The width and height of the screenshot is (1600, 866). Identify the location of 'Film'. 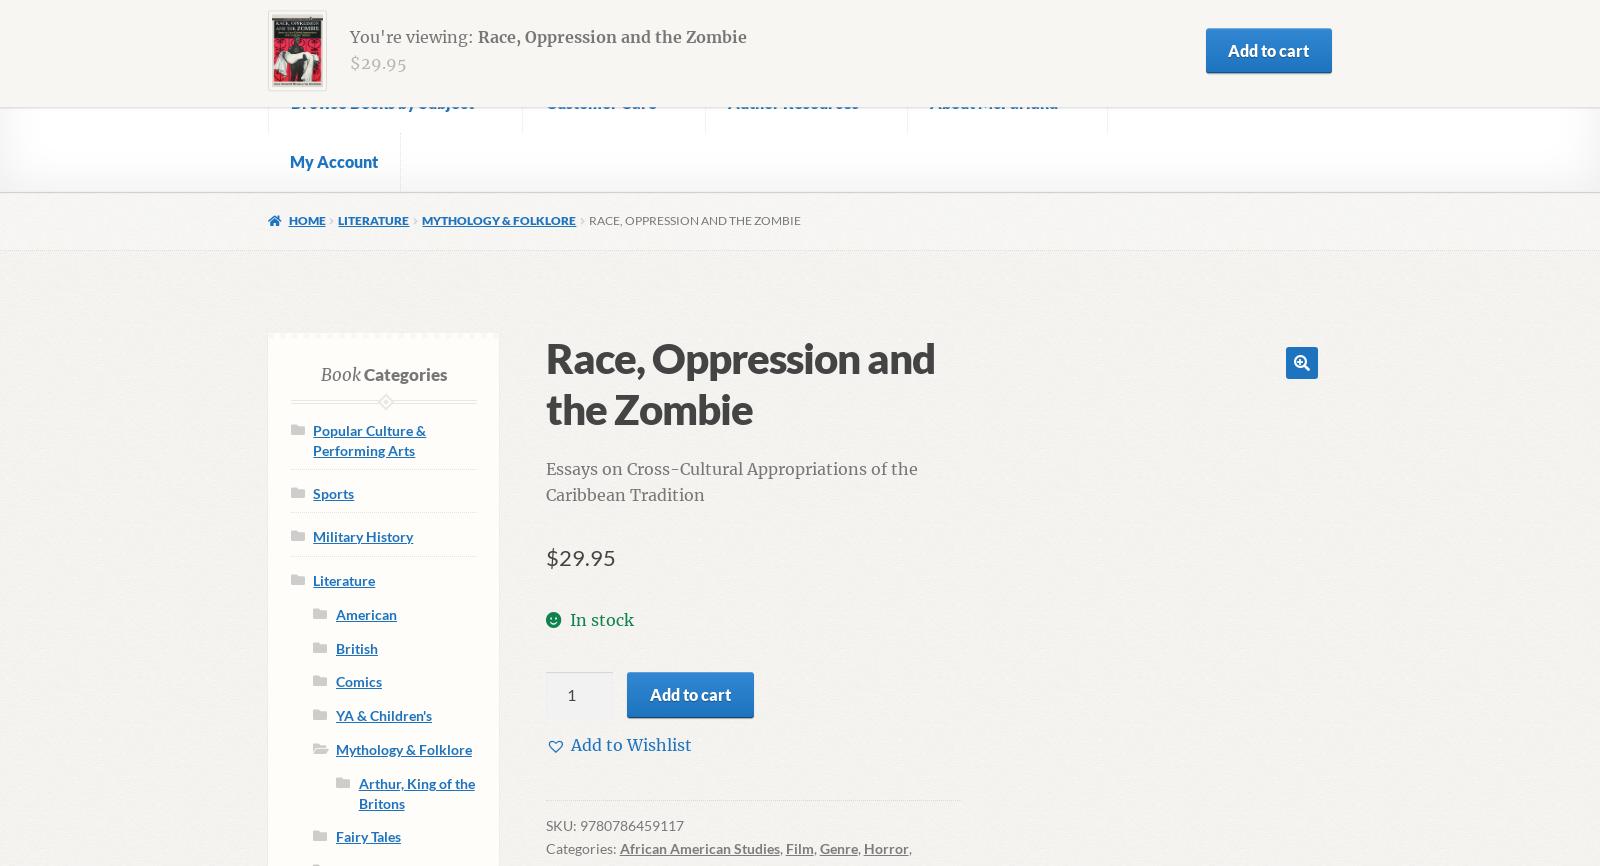
(799, 847).